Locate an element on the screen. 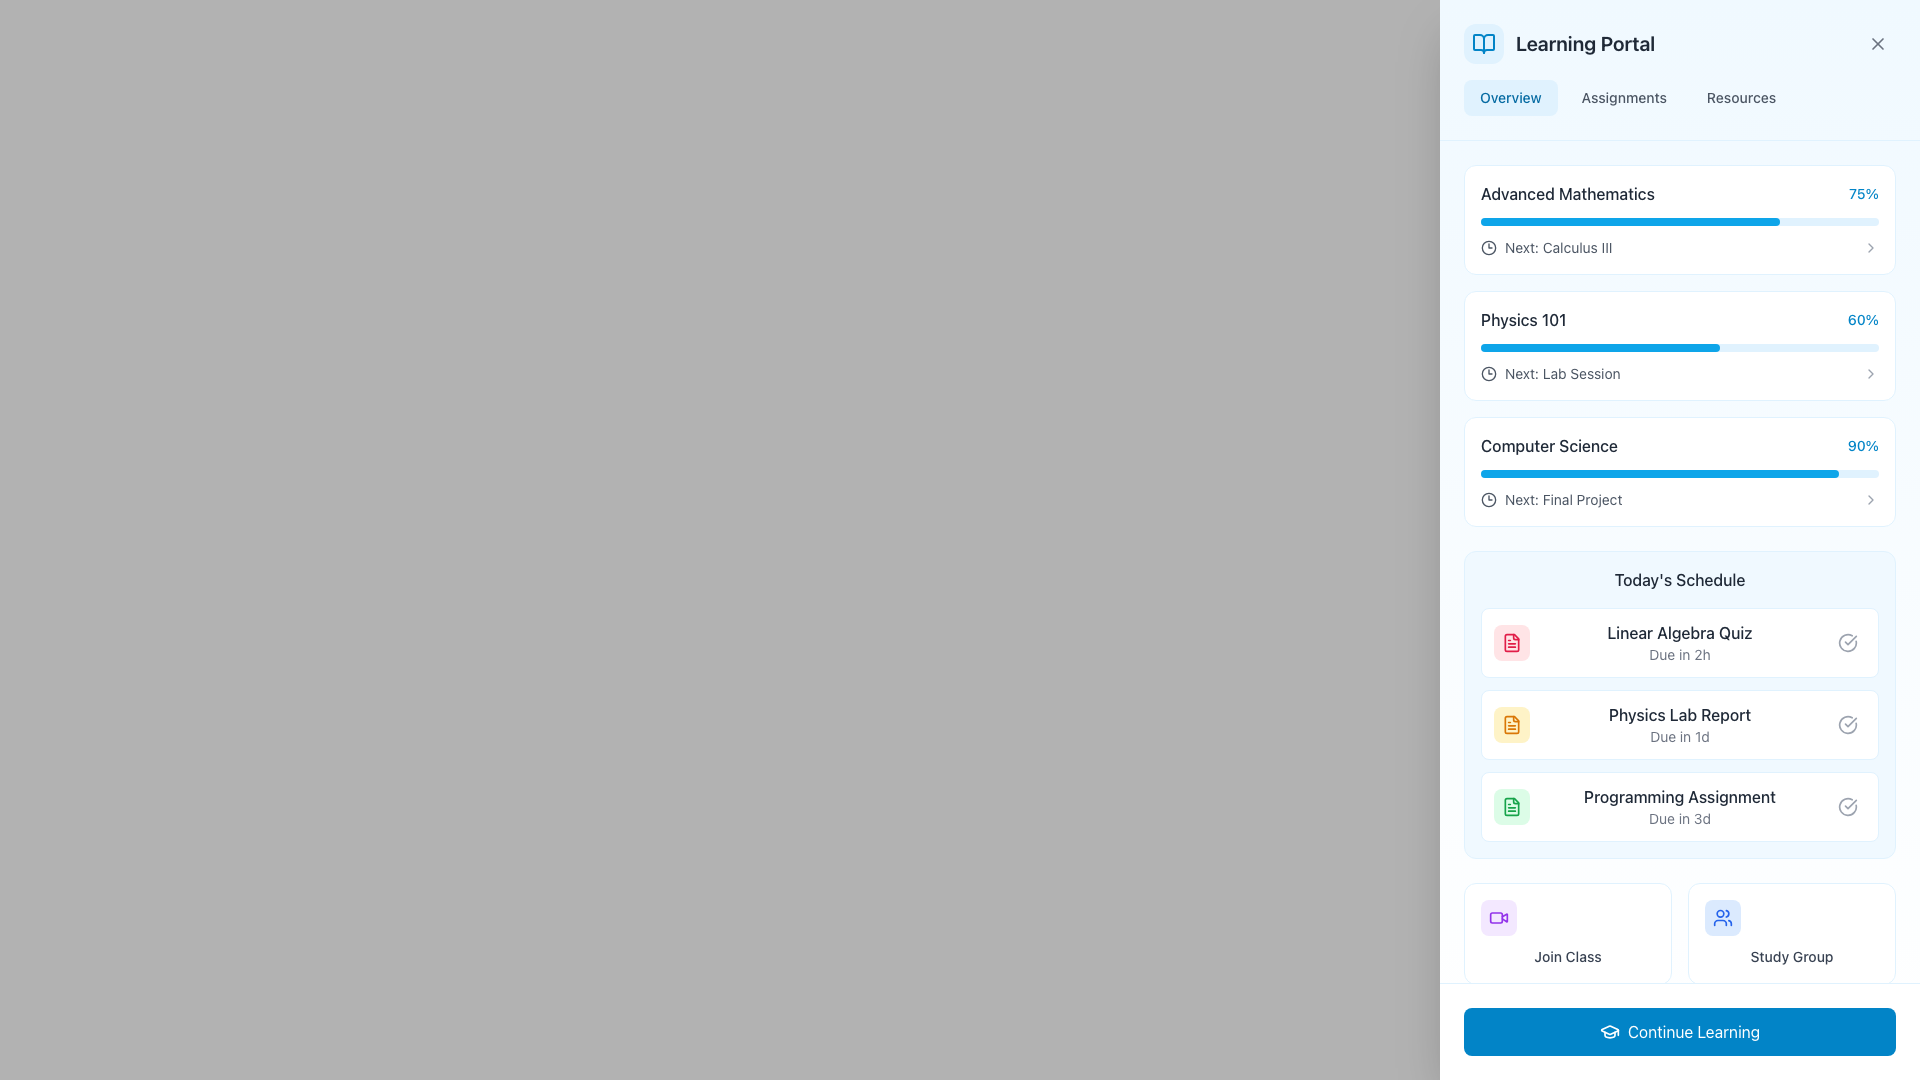 The height and width of the screenshot is (1080, 1920). the List item labeled 'Next: Calculus III' in the 'Advanced Mathematics' module is located at coordinates (1680, 246).